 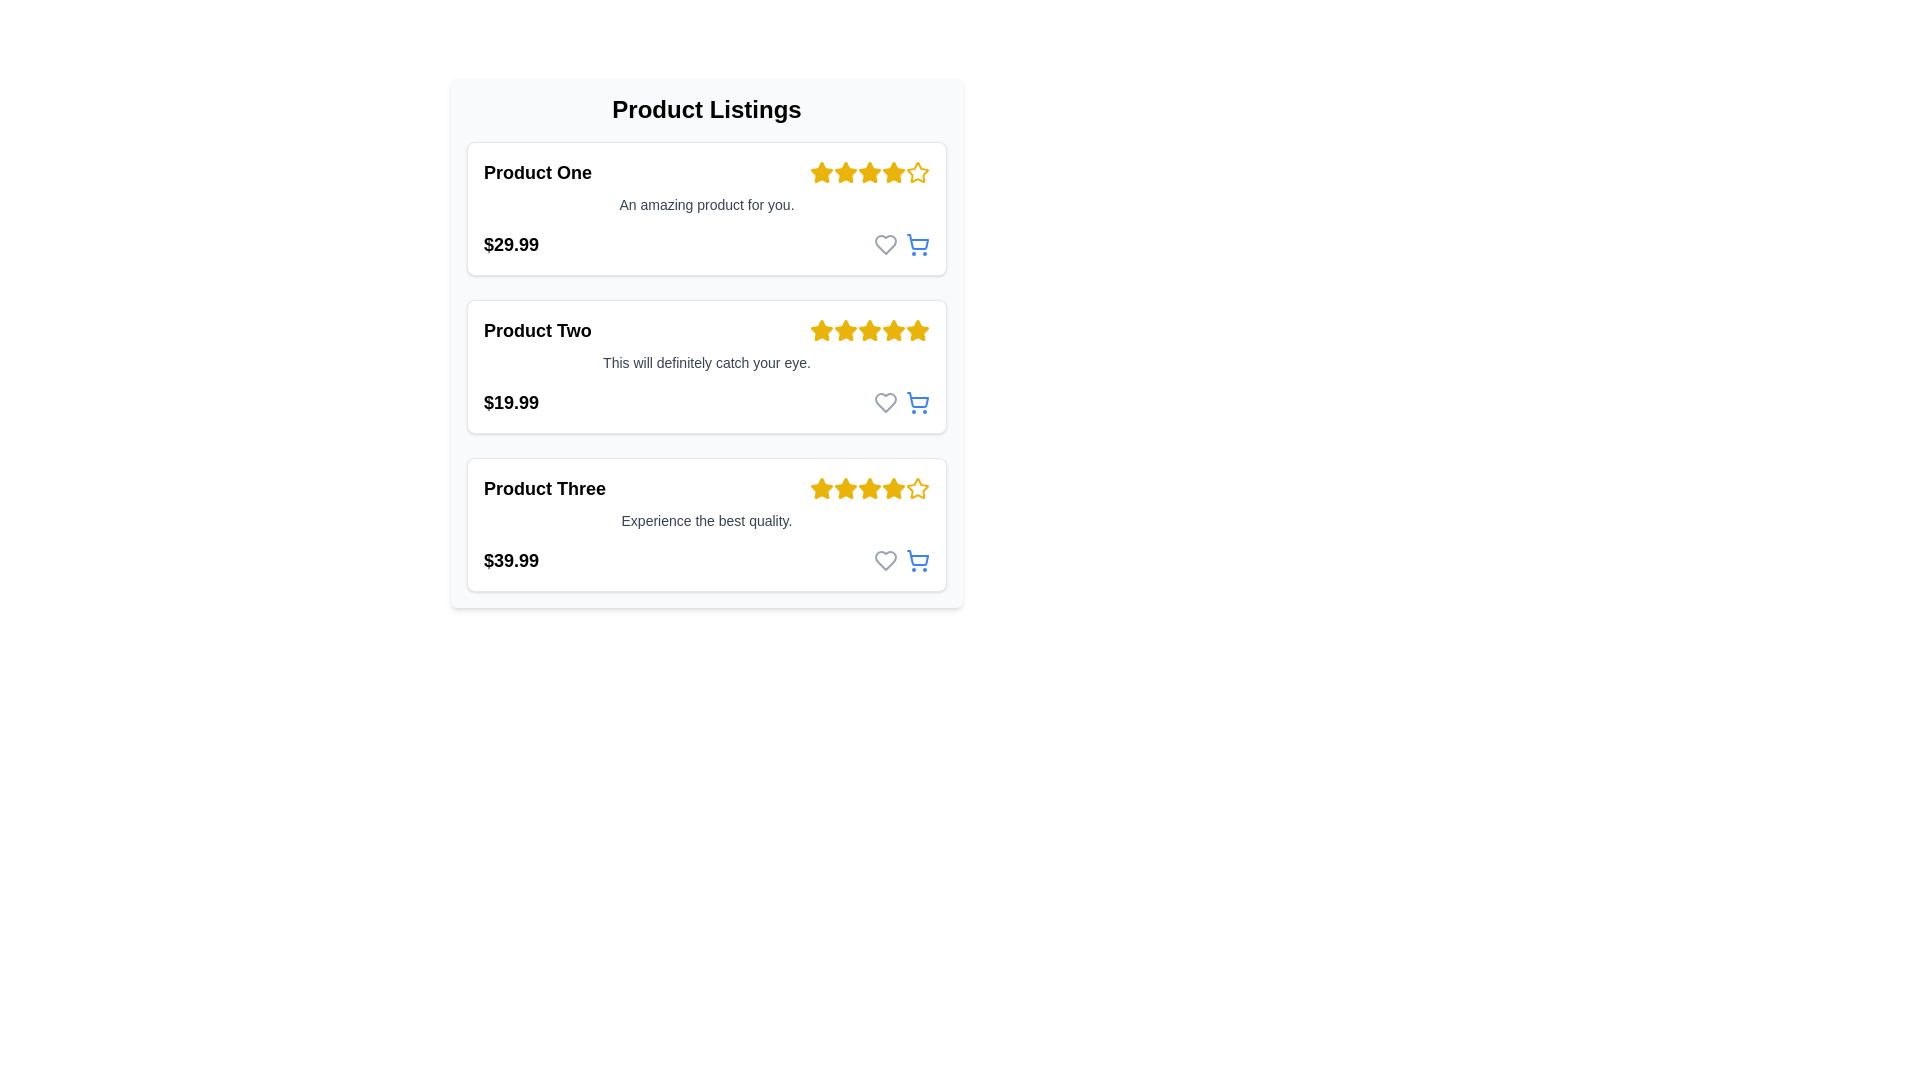 What do you see at coordinates (916, 171) in the screenshot?
I see `the fifth star icon in the rating system` at bounding box center [916, 171].